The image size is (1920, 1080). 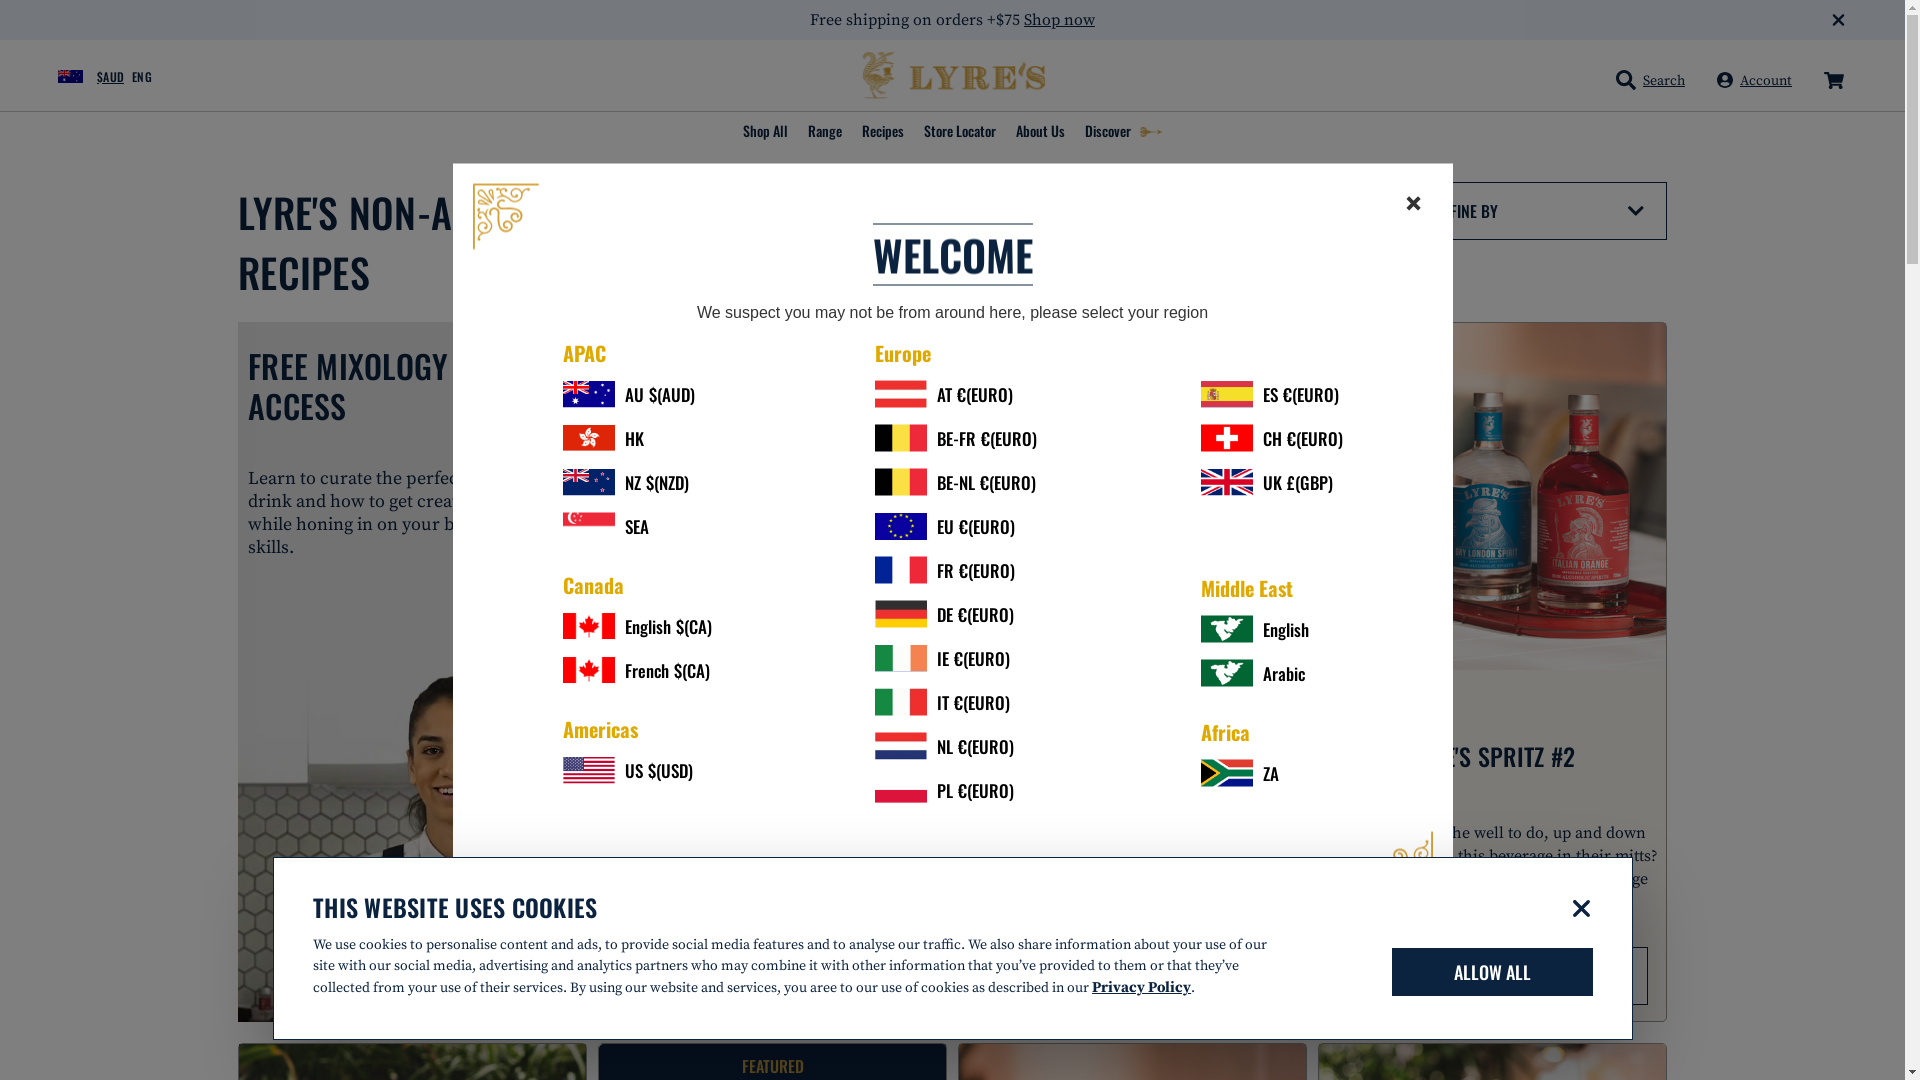 What do you see at coordinates (960, 131) in the screenshot?
I see `'Store Locator'` at bounding box center [960, 131].